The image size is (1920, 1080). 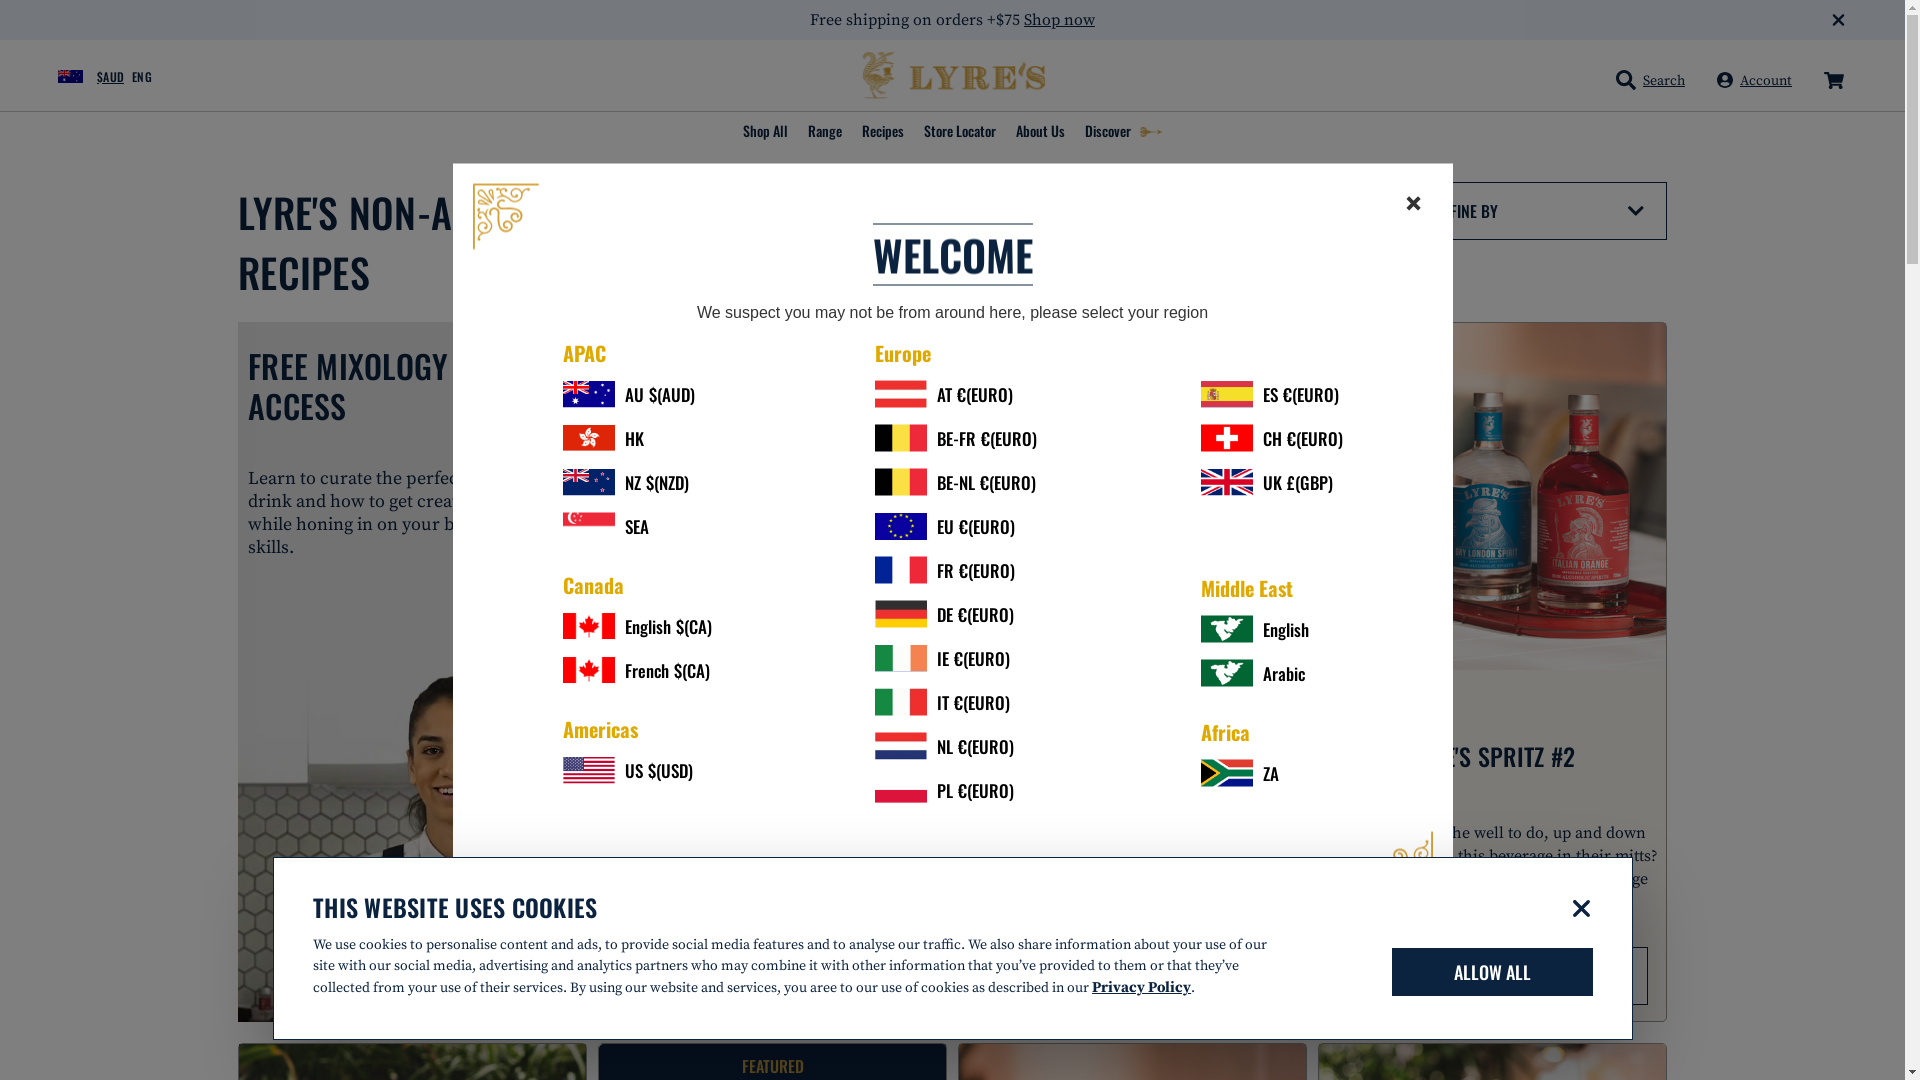 What do you see at coordinates (960, 131) in the screenshot?
I see `'Store Locator'` at bounding box center [960, 131].